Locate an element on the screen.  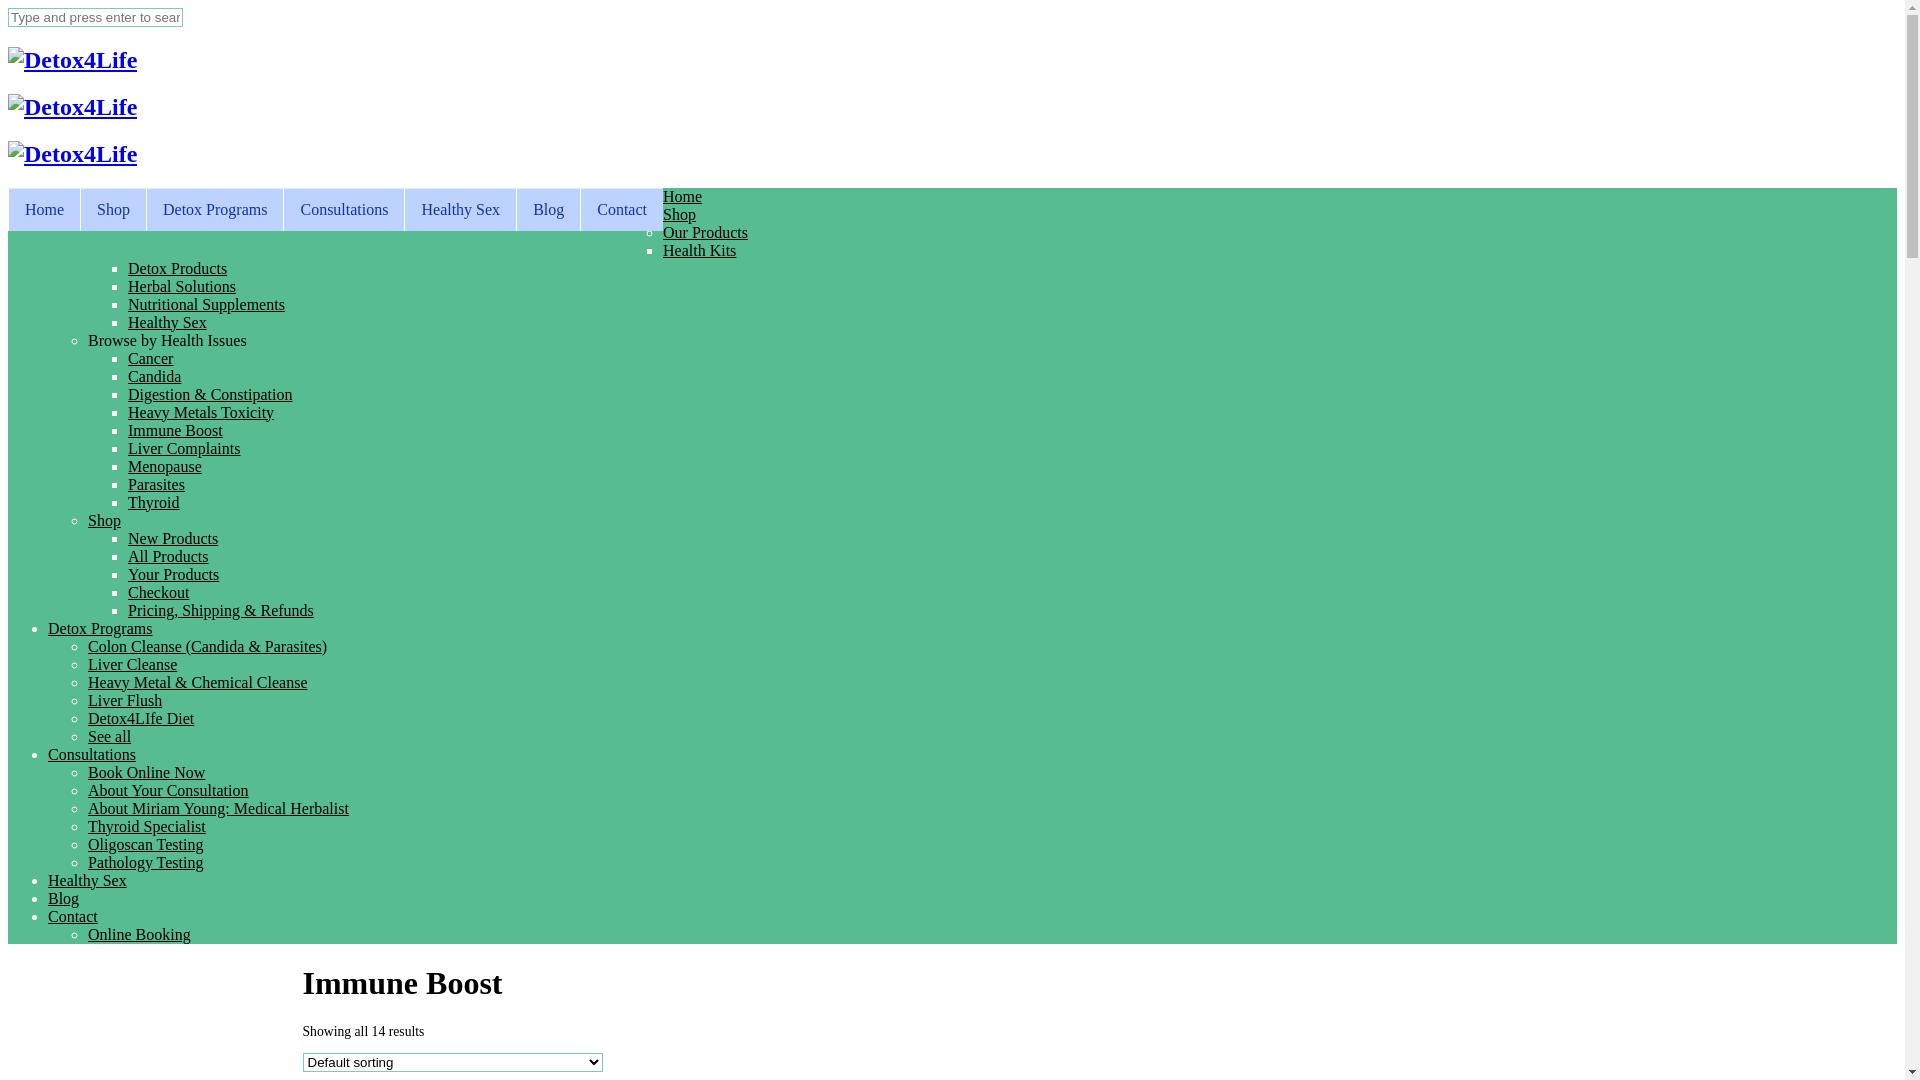
'Menopause' is located at coordinates (164, 466).